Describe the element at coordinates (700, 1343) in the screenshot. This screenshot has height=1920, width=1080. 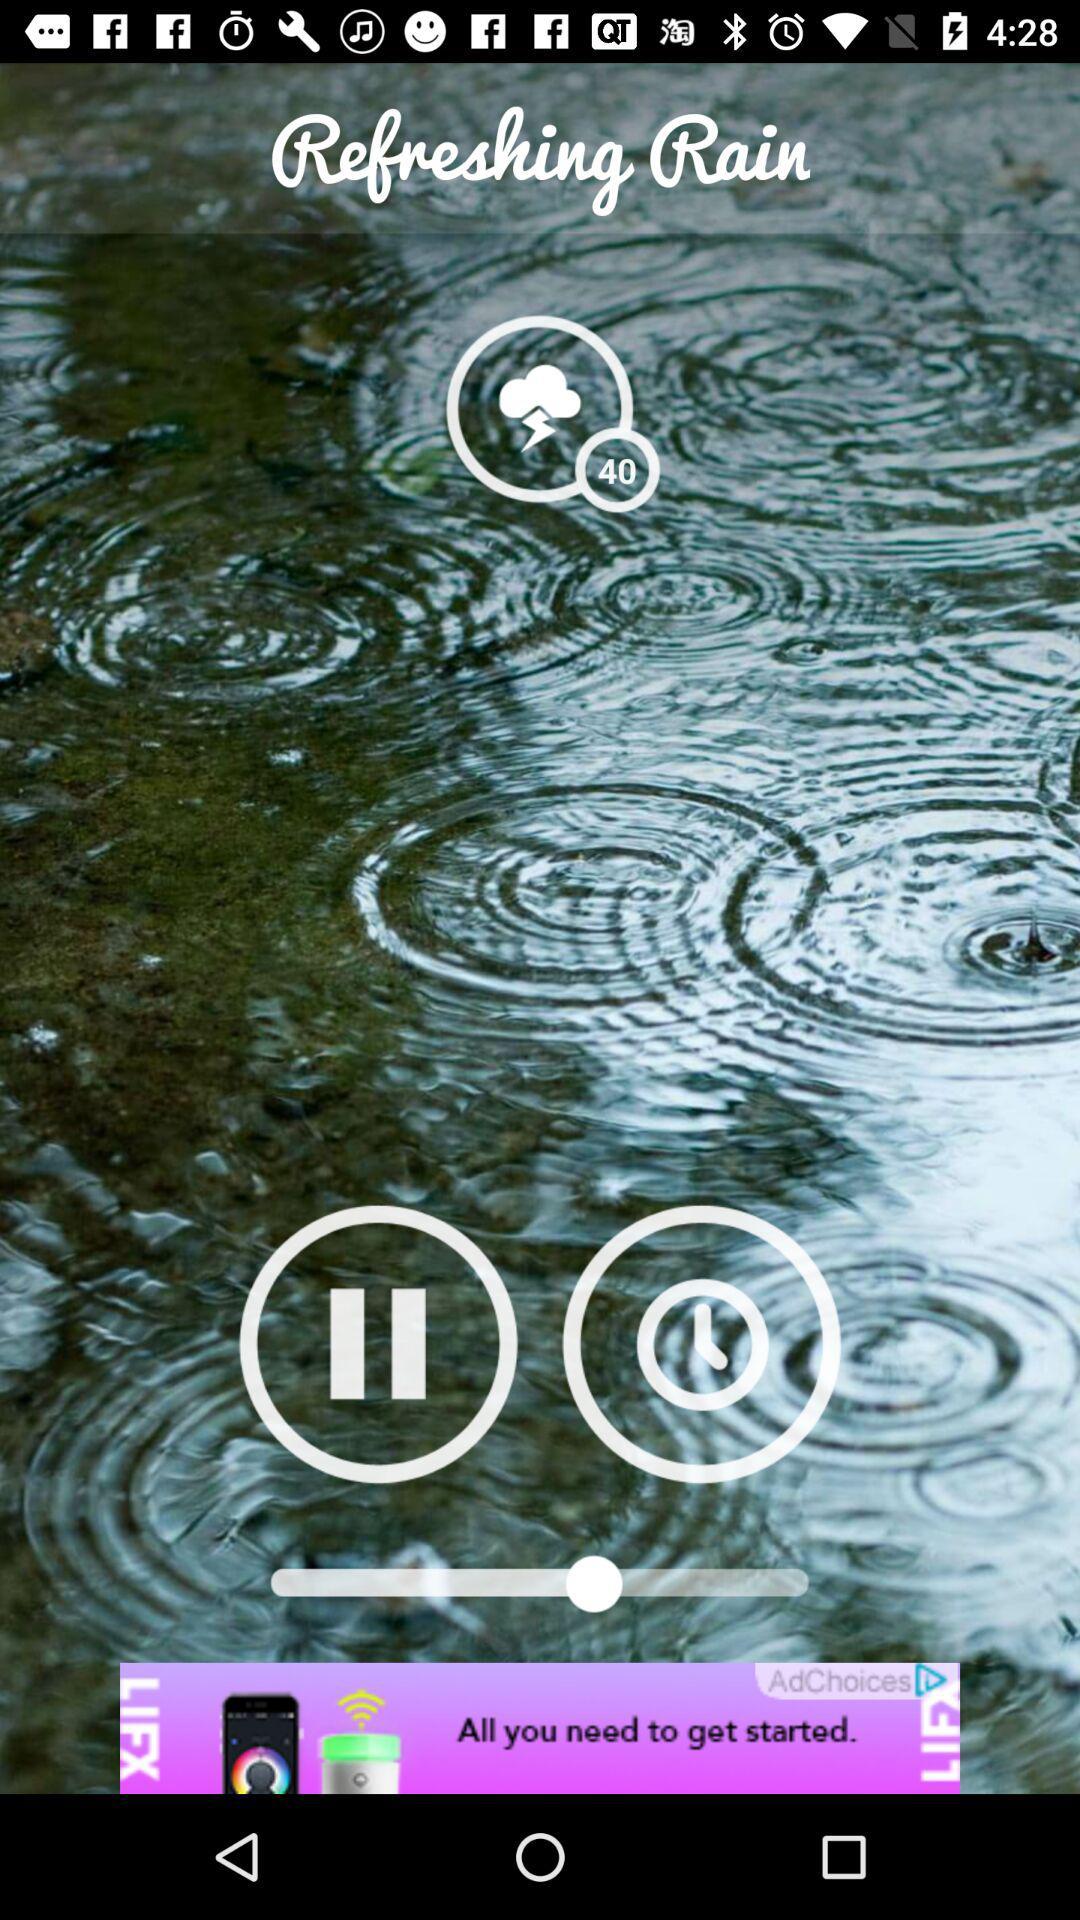
I see `timing` at that location.